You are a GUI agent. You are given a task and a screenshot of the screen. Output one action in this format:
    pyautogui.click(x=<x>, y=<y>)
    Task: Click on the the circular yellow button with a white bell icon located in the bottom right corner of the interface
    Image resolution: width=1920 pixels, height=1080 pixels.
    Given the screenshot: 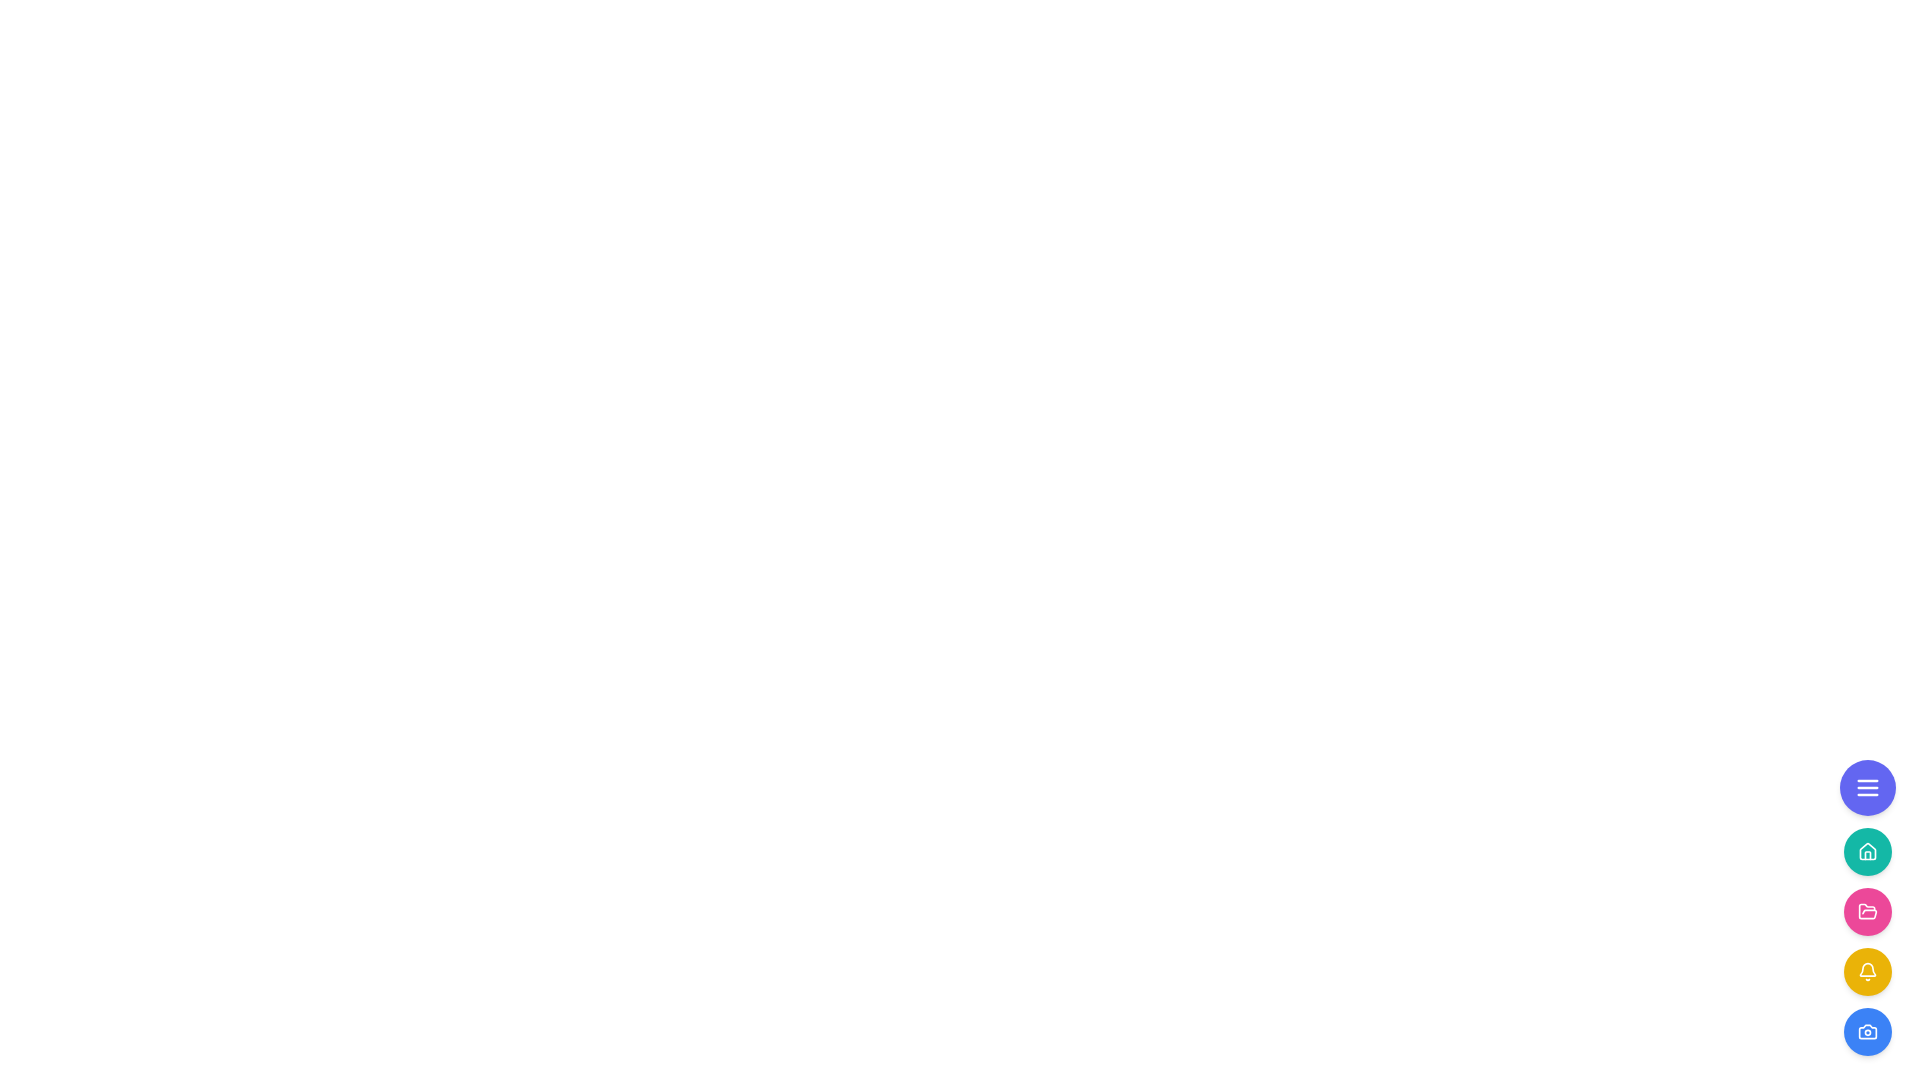 What is the action you would take?
    pyautogui.click(x=1866, y=971)
    